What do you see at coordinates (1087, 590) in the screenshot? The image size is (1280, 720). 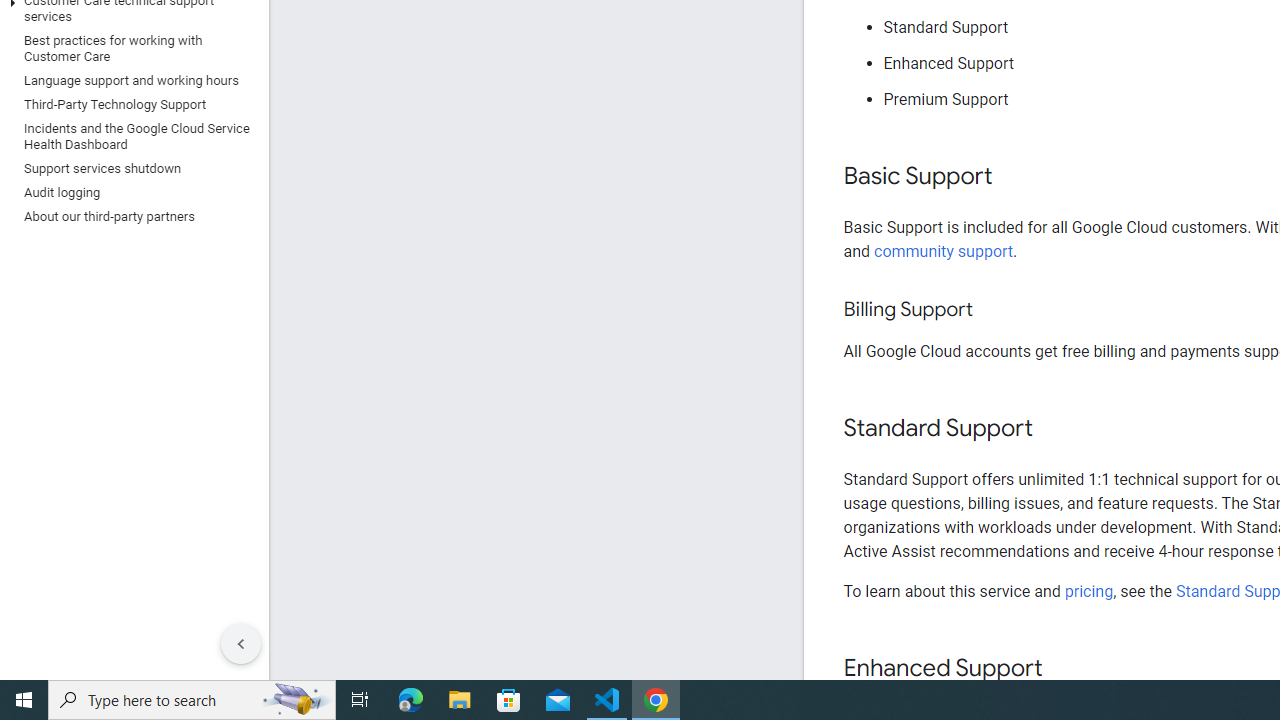 I see `'pricing'` at bounding box center [1087, 590].